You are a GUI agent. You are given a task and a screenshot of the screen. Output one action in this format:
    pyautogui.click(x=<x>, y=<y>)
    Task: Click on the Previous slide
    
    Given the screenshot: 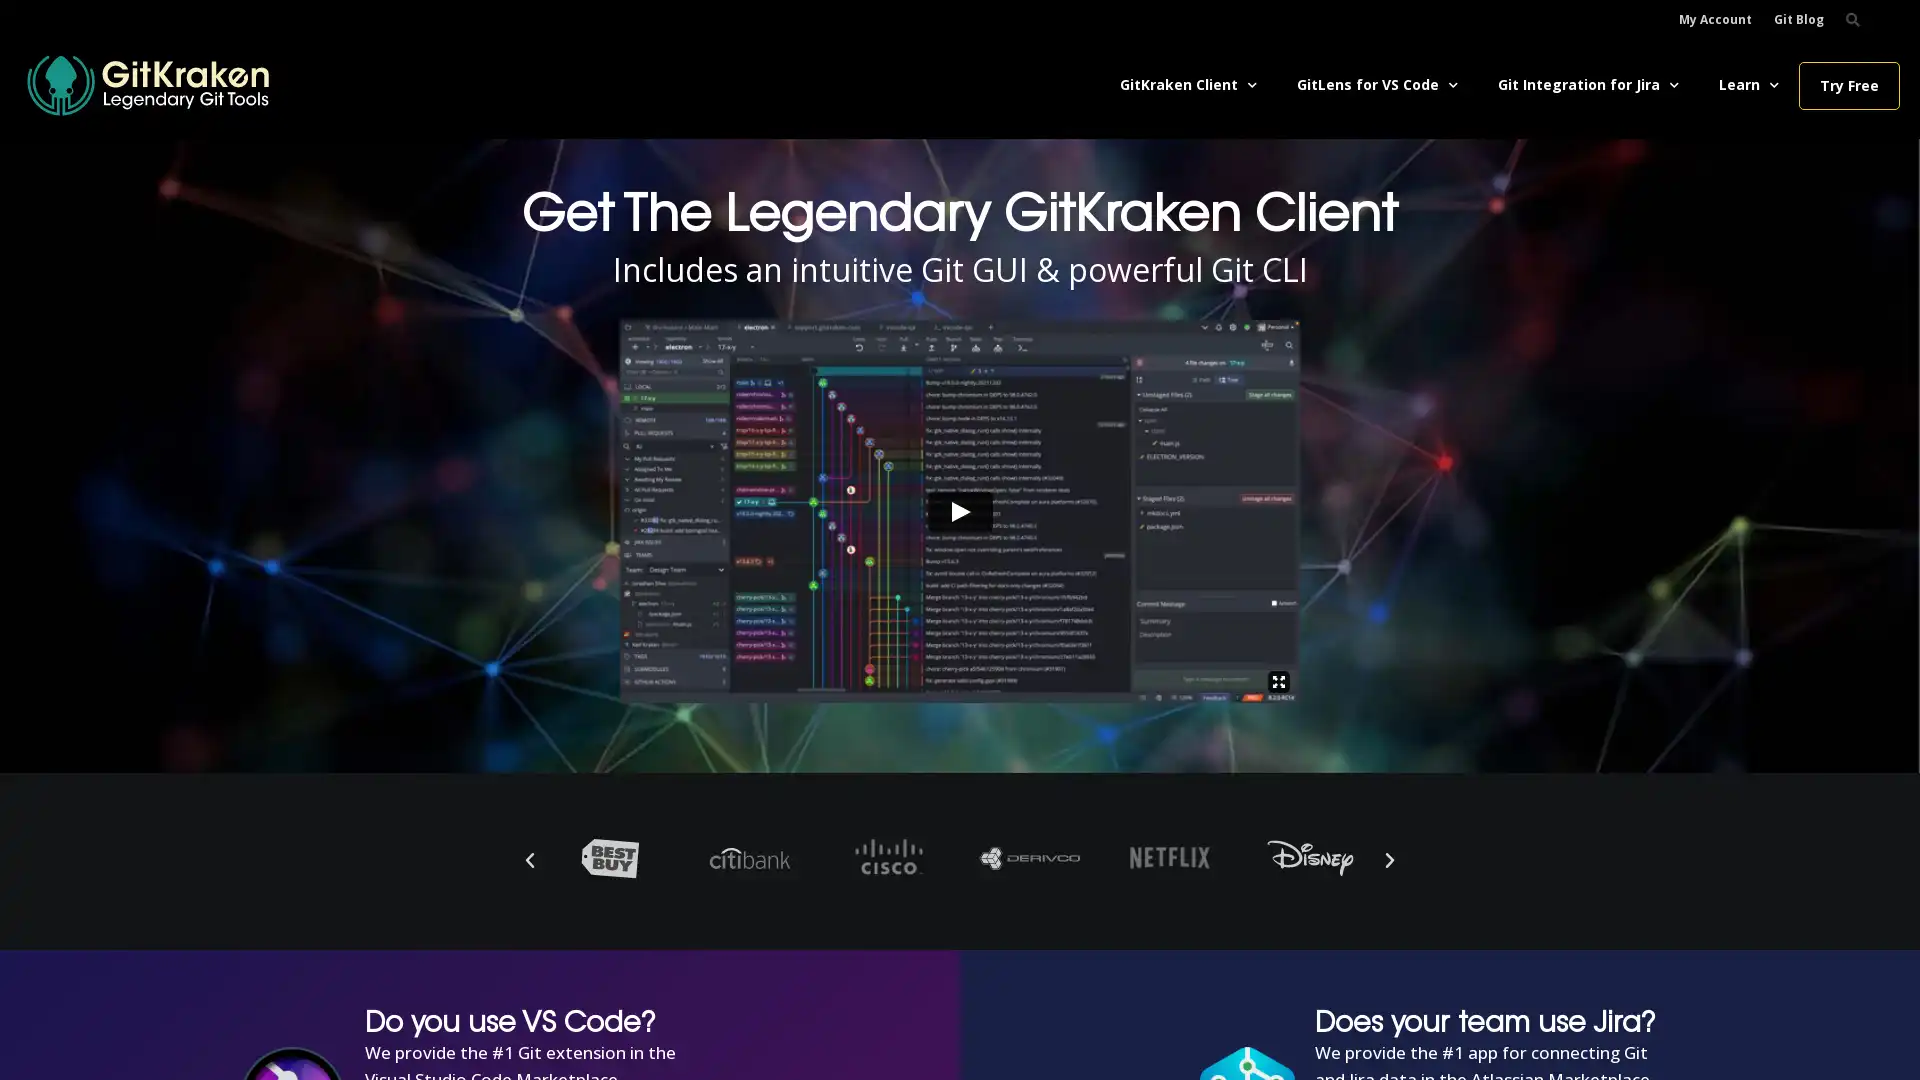 What is the action you would take?
    pyautogui.click(x=529, y=859)
    